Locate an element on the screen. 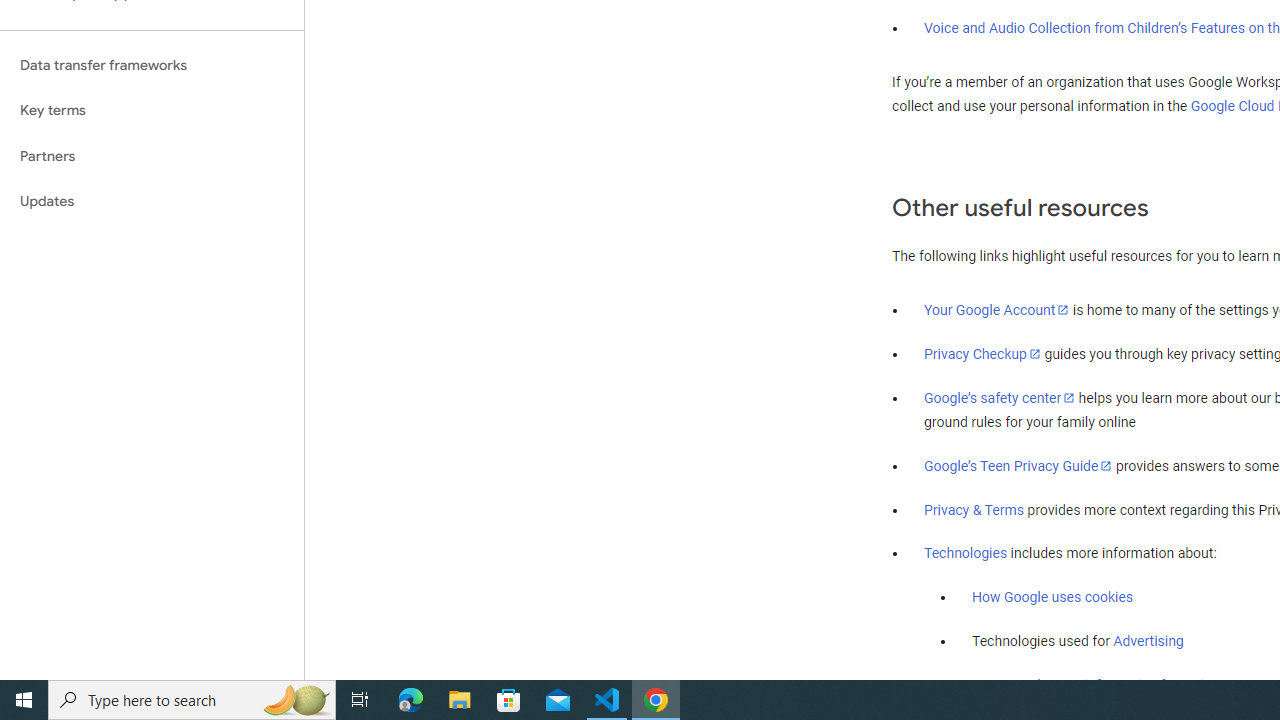 Image resolution: width=1280 pixels, height=720 pixels. 'Advertising' is located at coordinates (1148, 641).